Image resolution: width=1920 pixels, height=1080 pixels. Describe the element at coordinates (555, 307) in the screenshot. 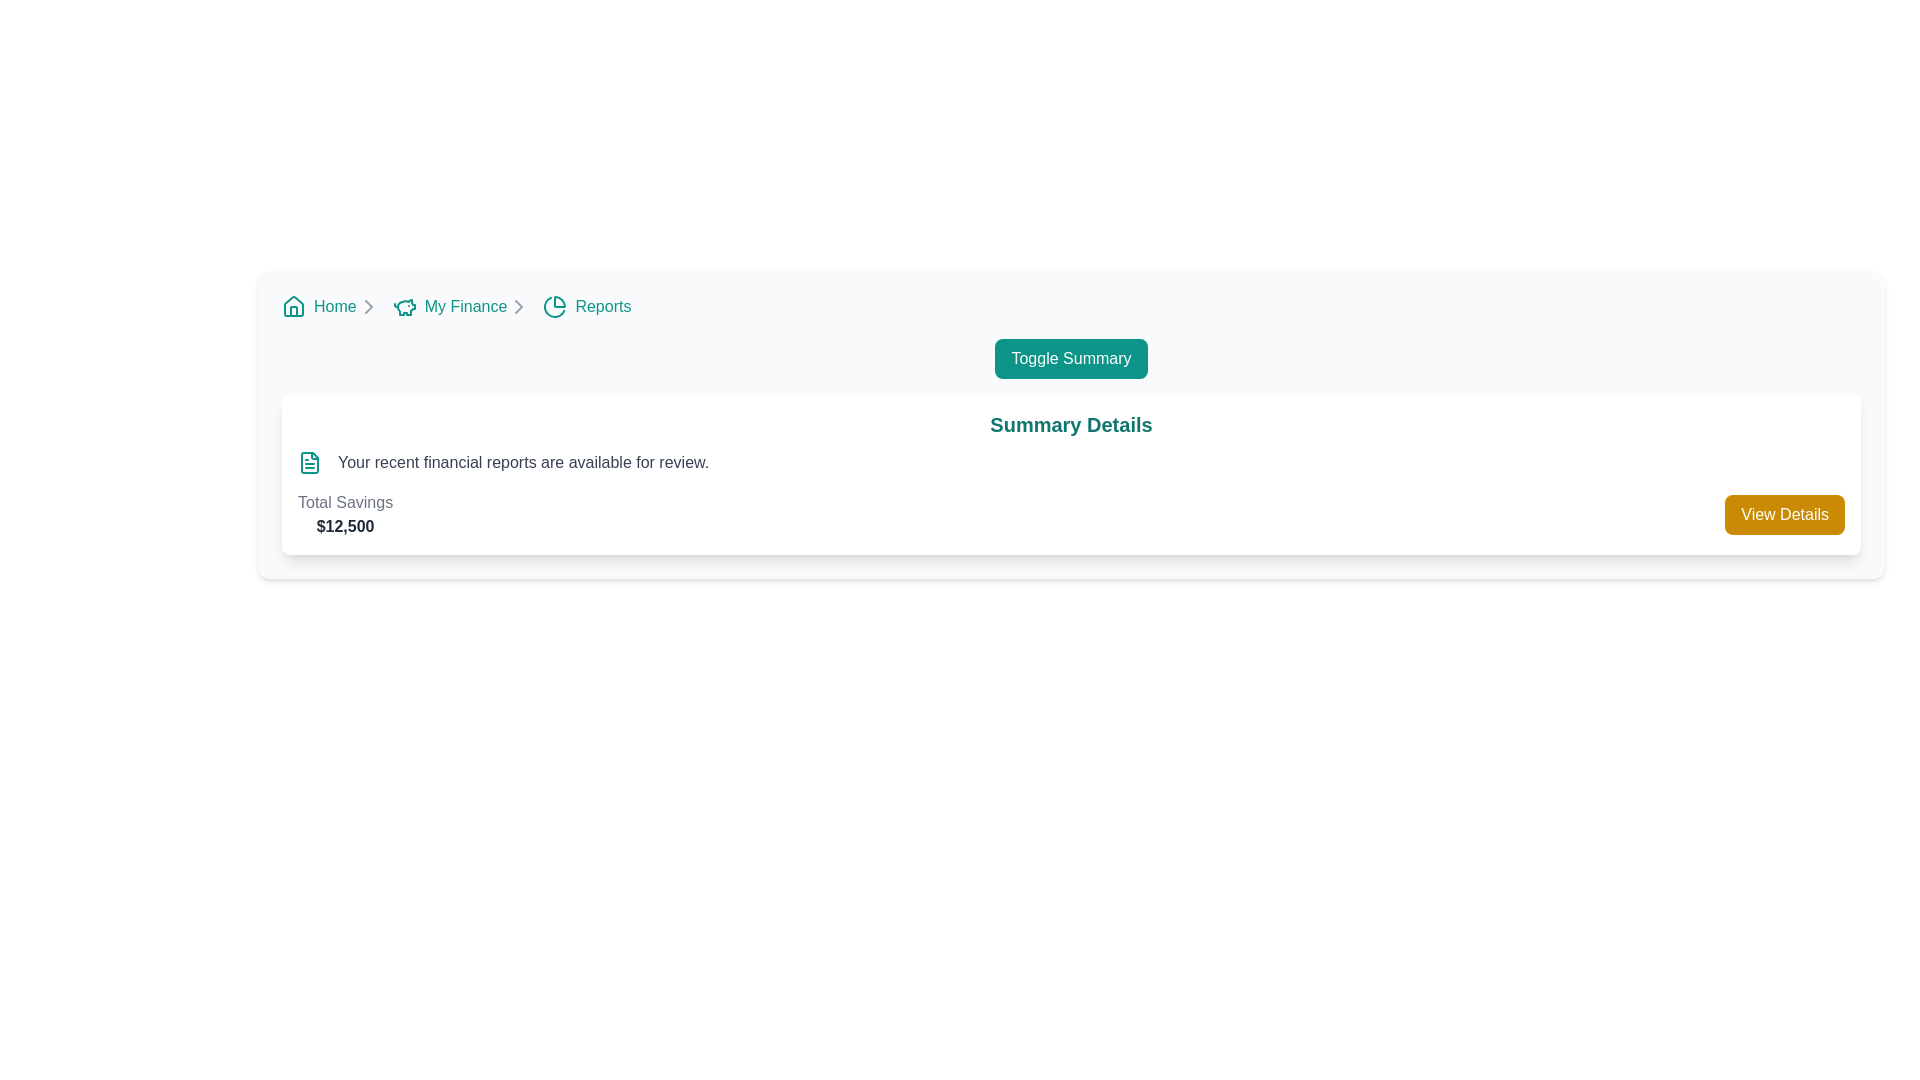

I see `the teal pie chart icon located in the navigation breadcrumb section, positioned to the left of the 'Reports' text link` at that location.